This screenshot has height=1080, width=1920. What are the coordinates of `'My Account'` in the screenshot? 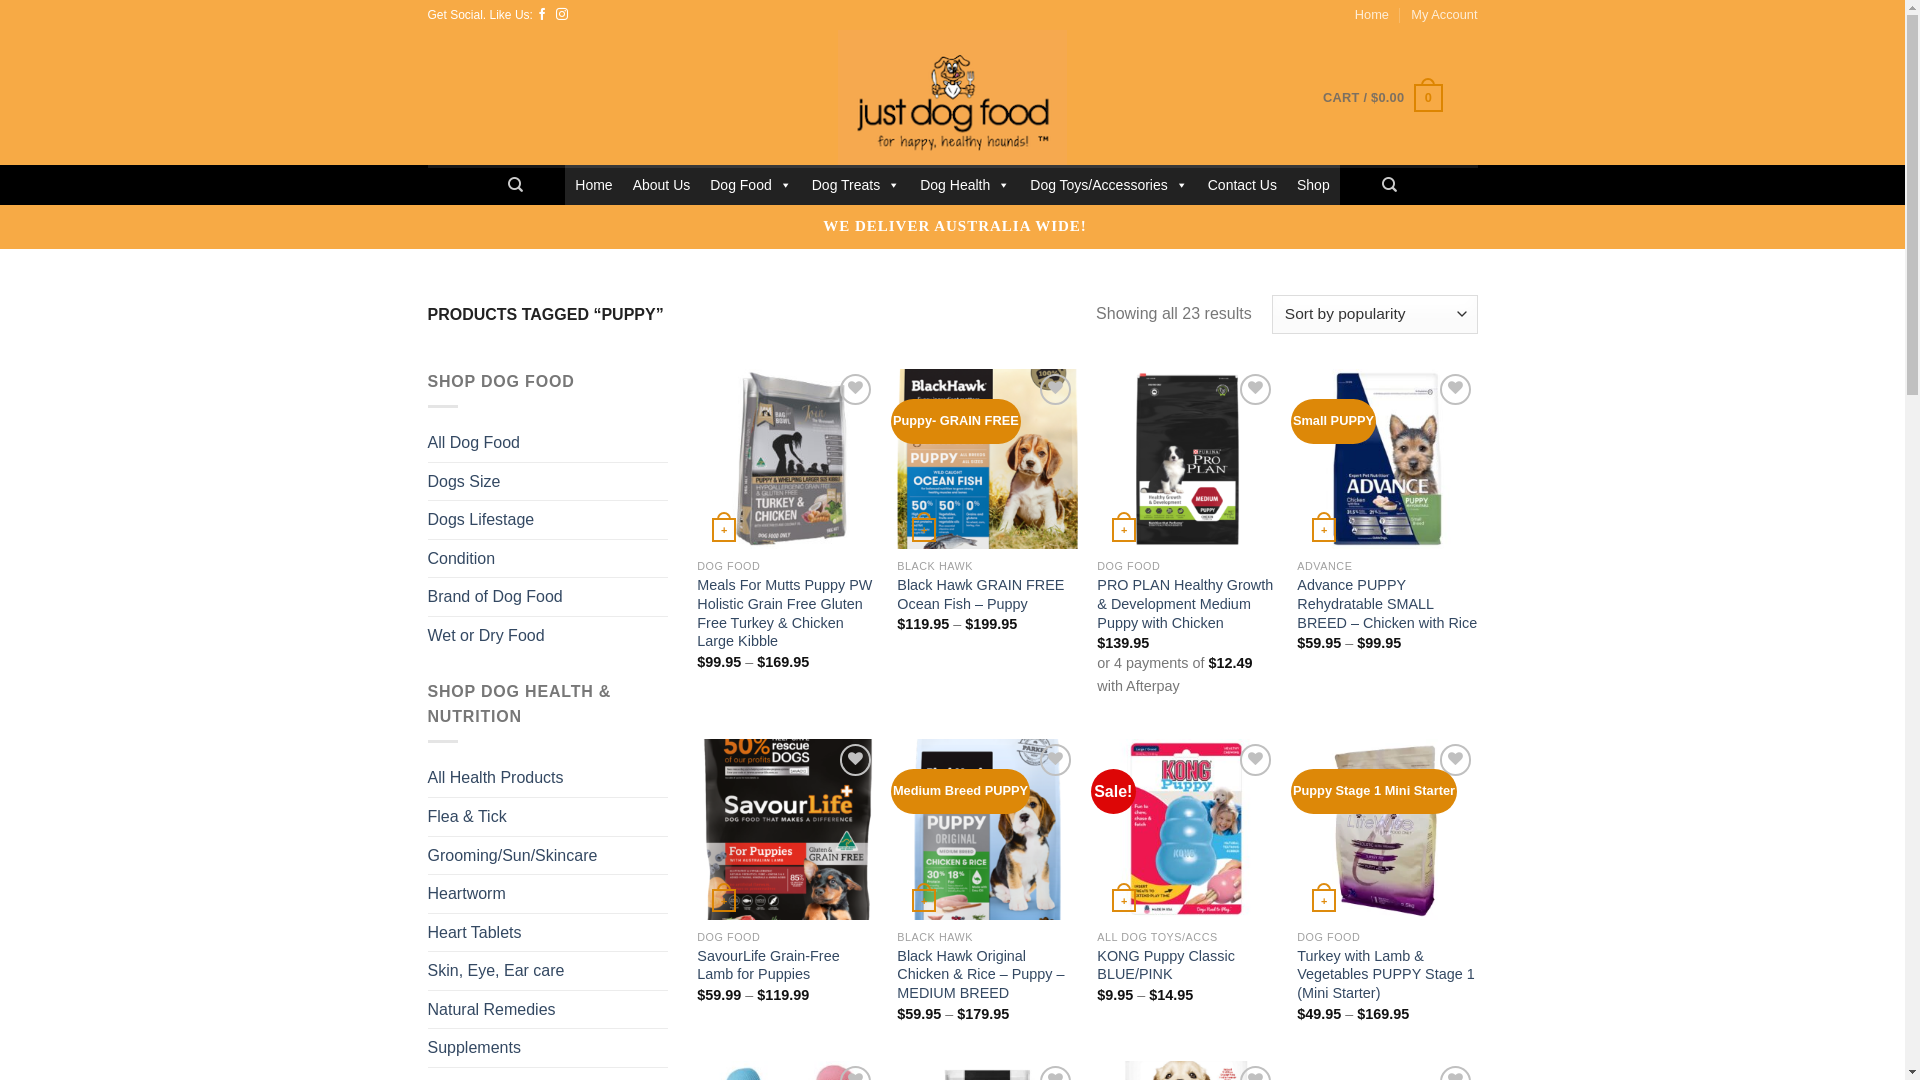 It's located at (1444, 15).